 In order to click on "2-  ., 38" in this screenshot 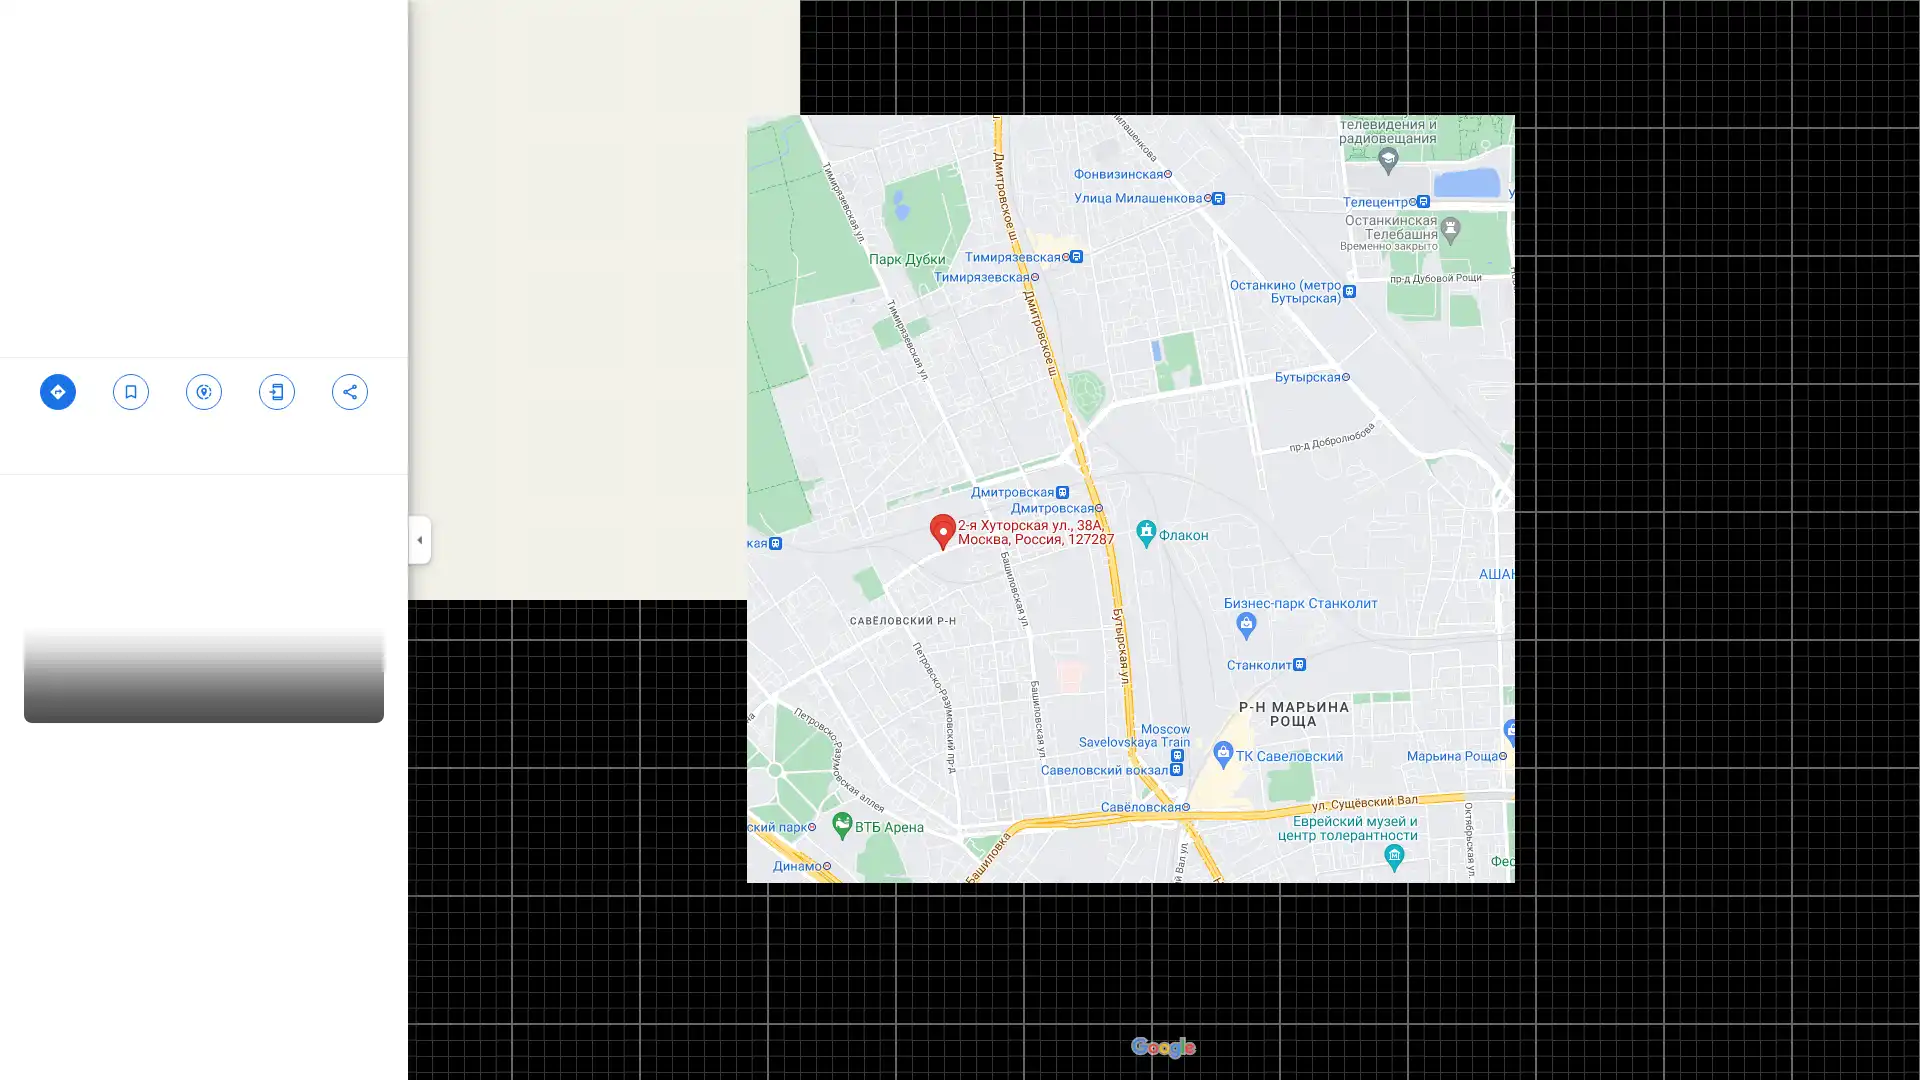, I will do `click(129, 400)`.